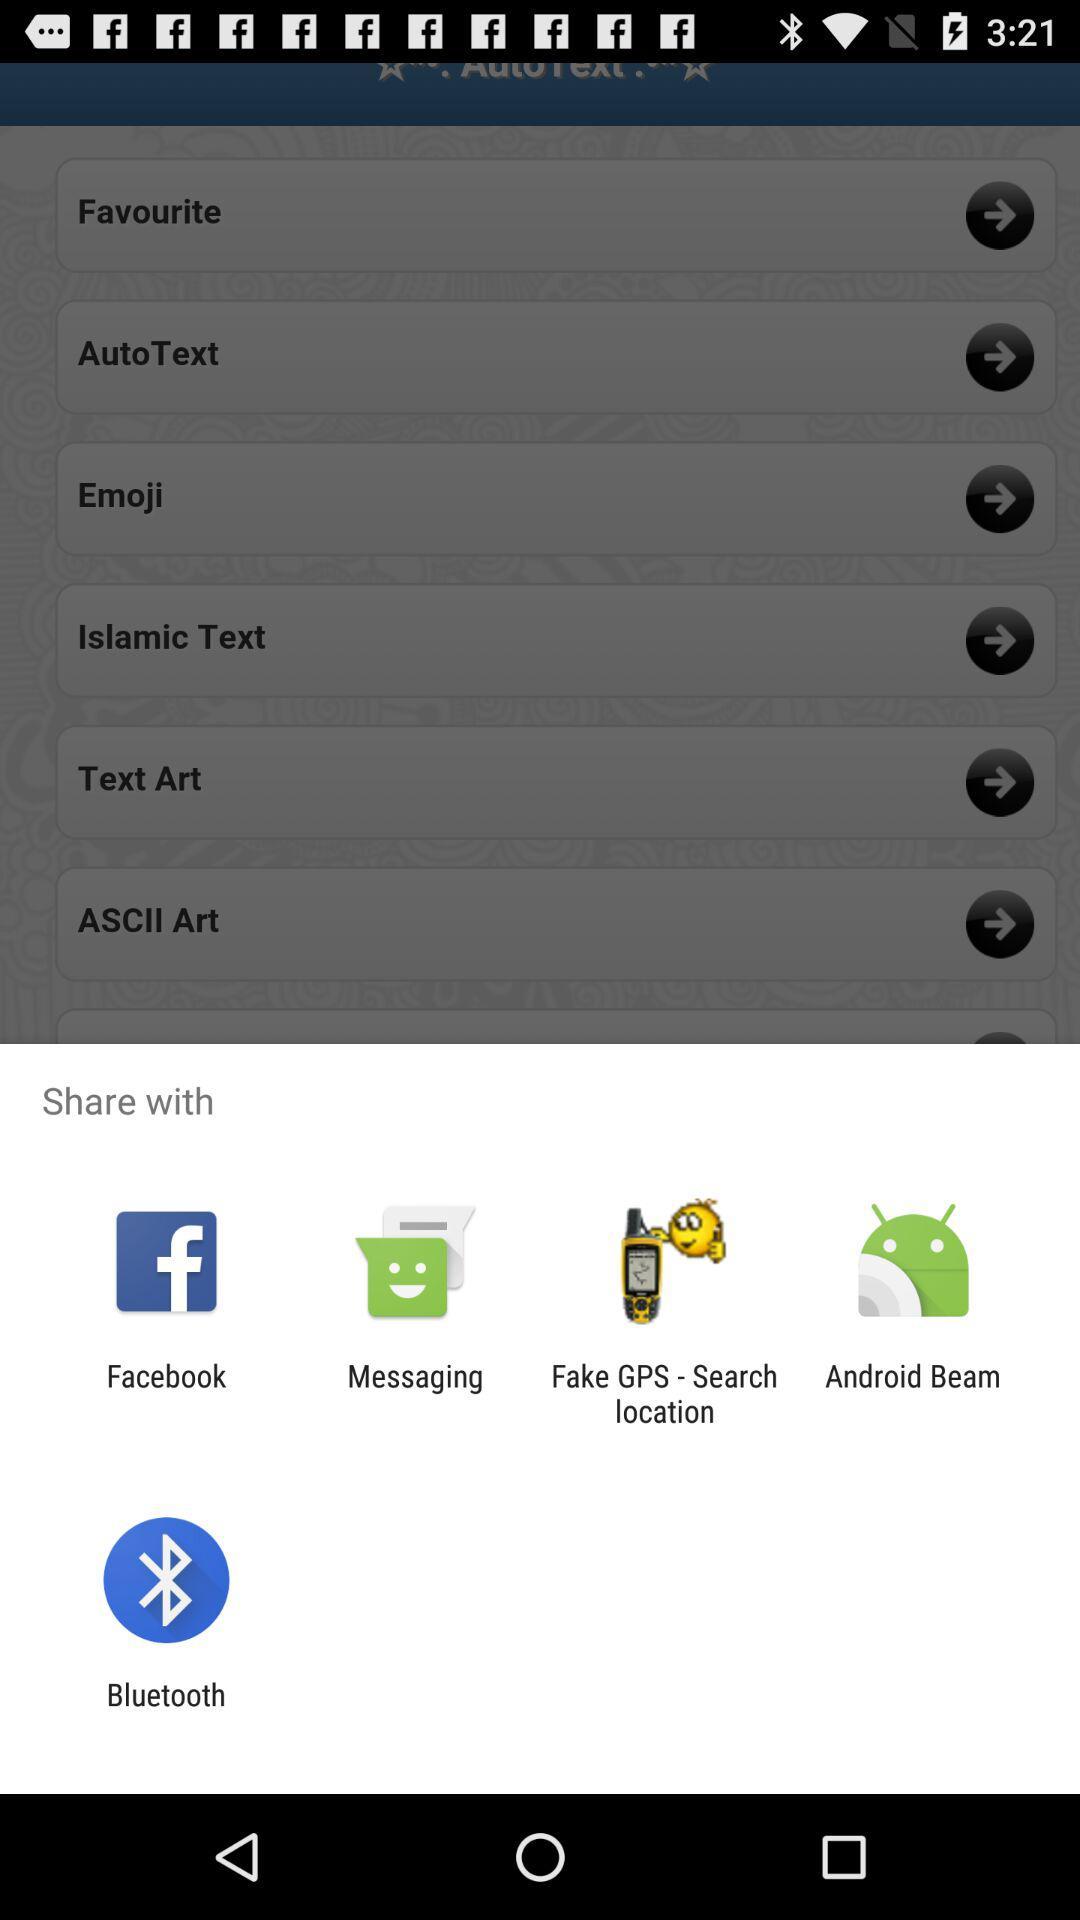 Image resolution: width=1080 pixels, height=1920 pixels. I want to click on the item next to fake gps search, so click(913, 1392).